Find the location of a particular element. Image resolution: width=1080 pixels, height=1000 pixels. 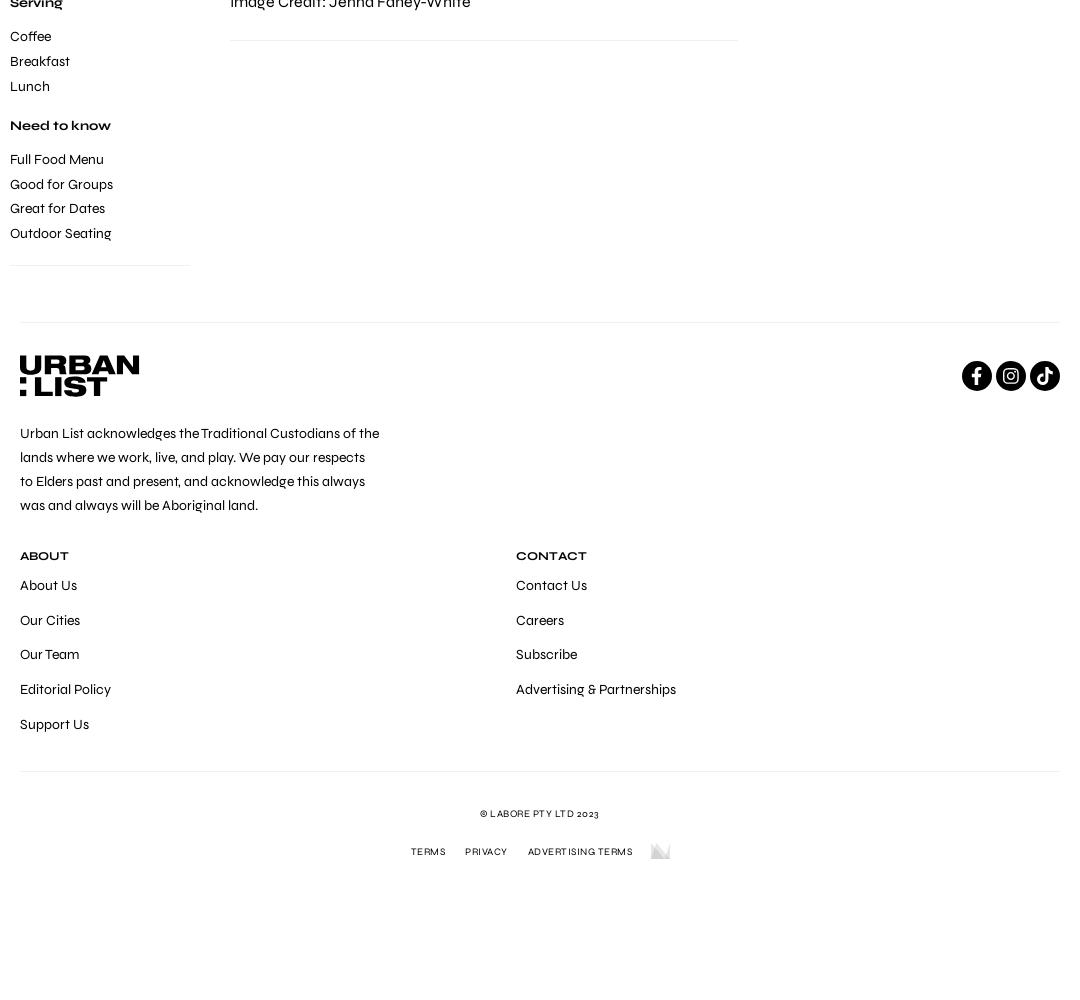

'Full Food Menu' is located at coordinates (56, 159).